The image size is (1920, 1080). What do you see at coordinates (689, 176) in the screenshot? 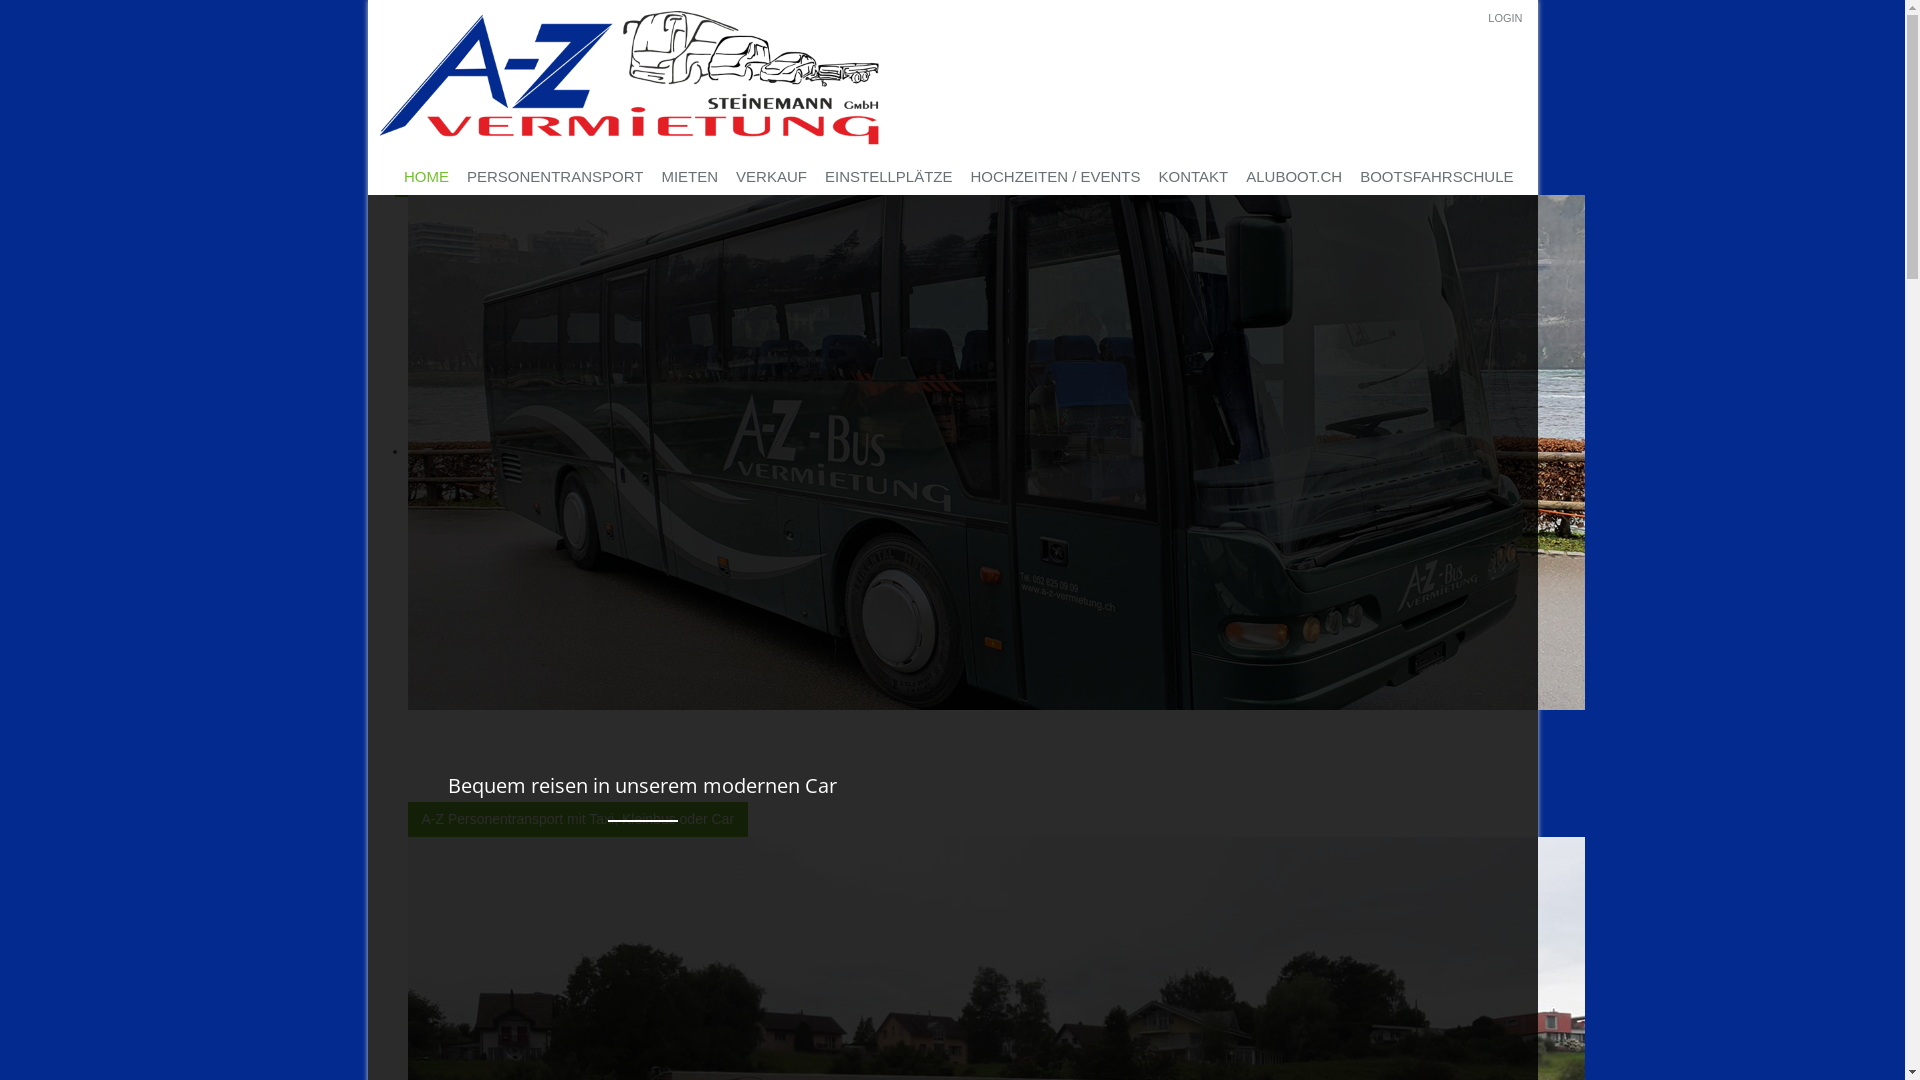
I see `'MIETEN'` at bounding box center [689, 176].